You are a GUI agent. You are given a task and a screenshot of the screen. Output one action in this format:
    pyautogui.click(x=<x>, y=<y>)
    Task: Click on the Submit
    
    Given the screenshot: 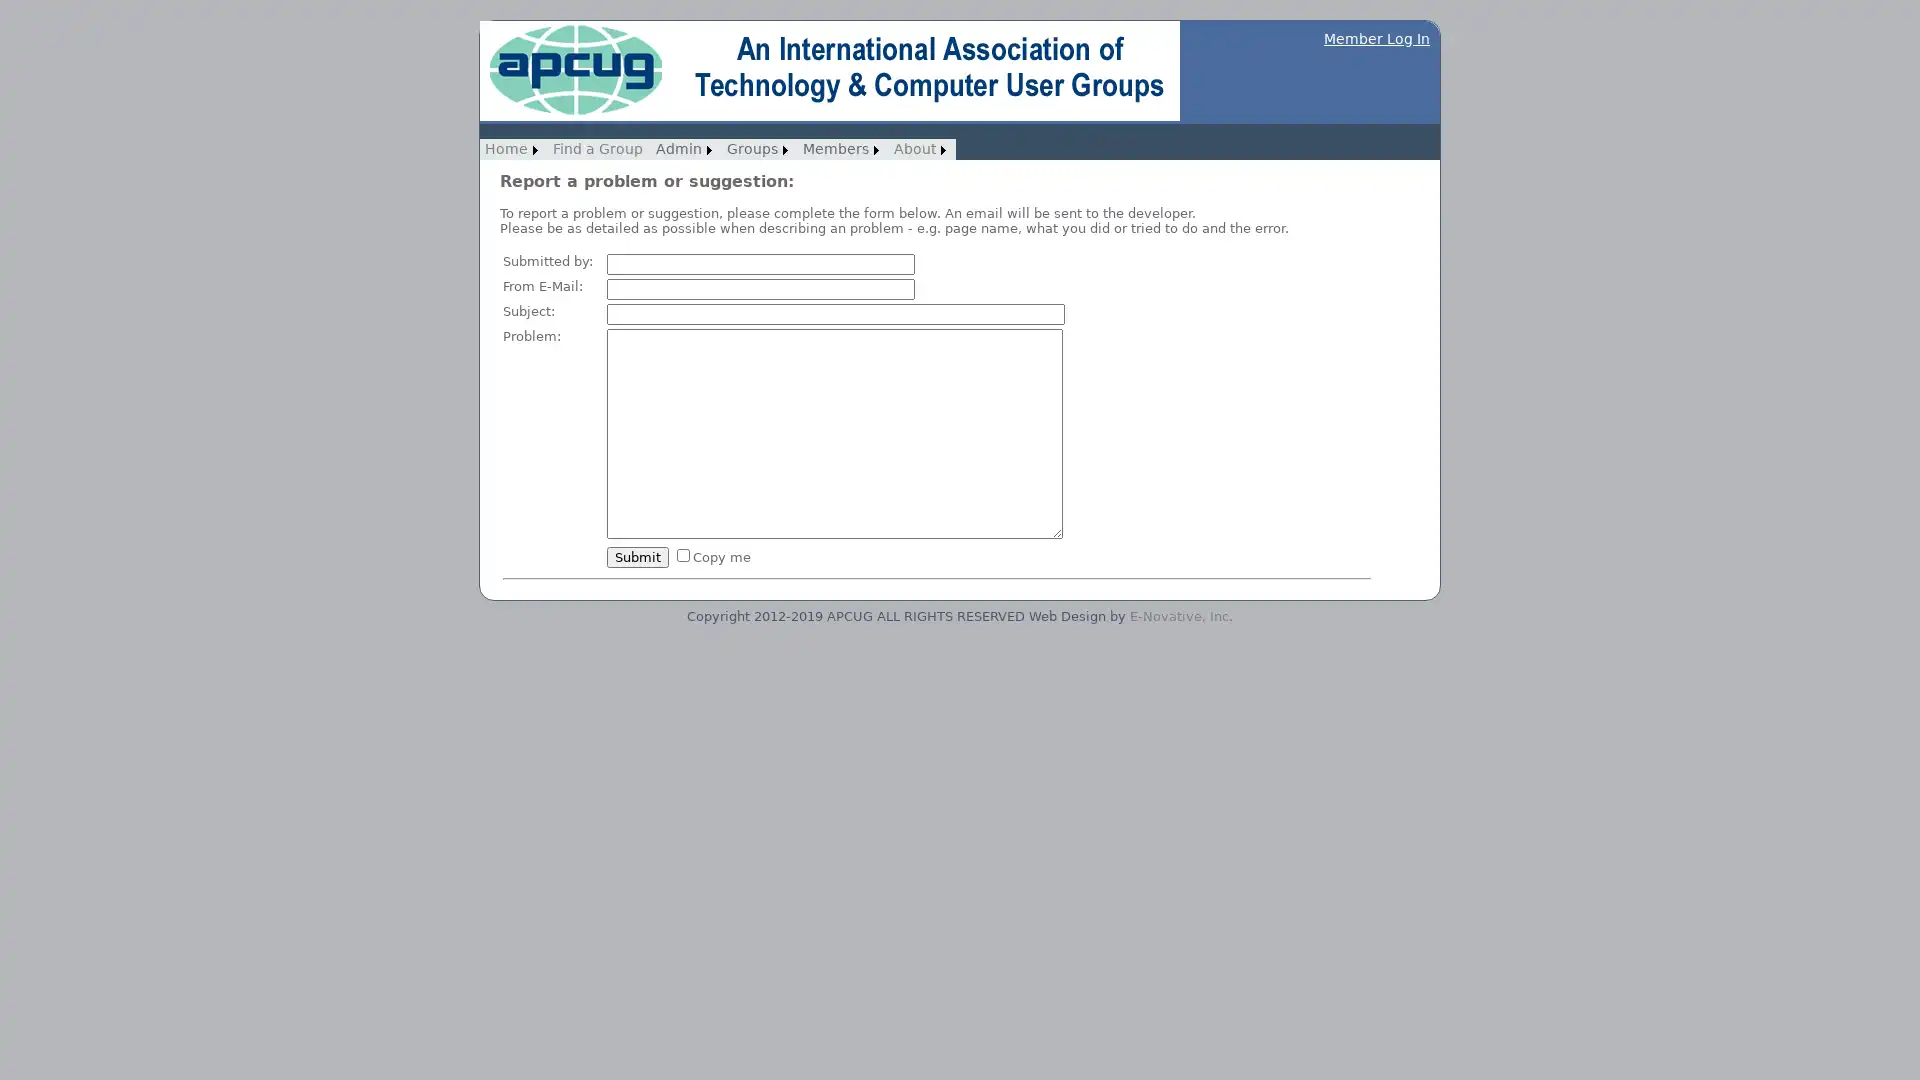 What is the action you would take?
    pyautogui.click(x=637, y=556)
    